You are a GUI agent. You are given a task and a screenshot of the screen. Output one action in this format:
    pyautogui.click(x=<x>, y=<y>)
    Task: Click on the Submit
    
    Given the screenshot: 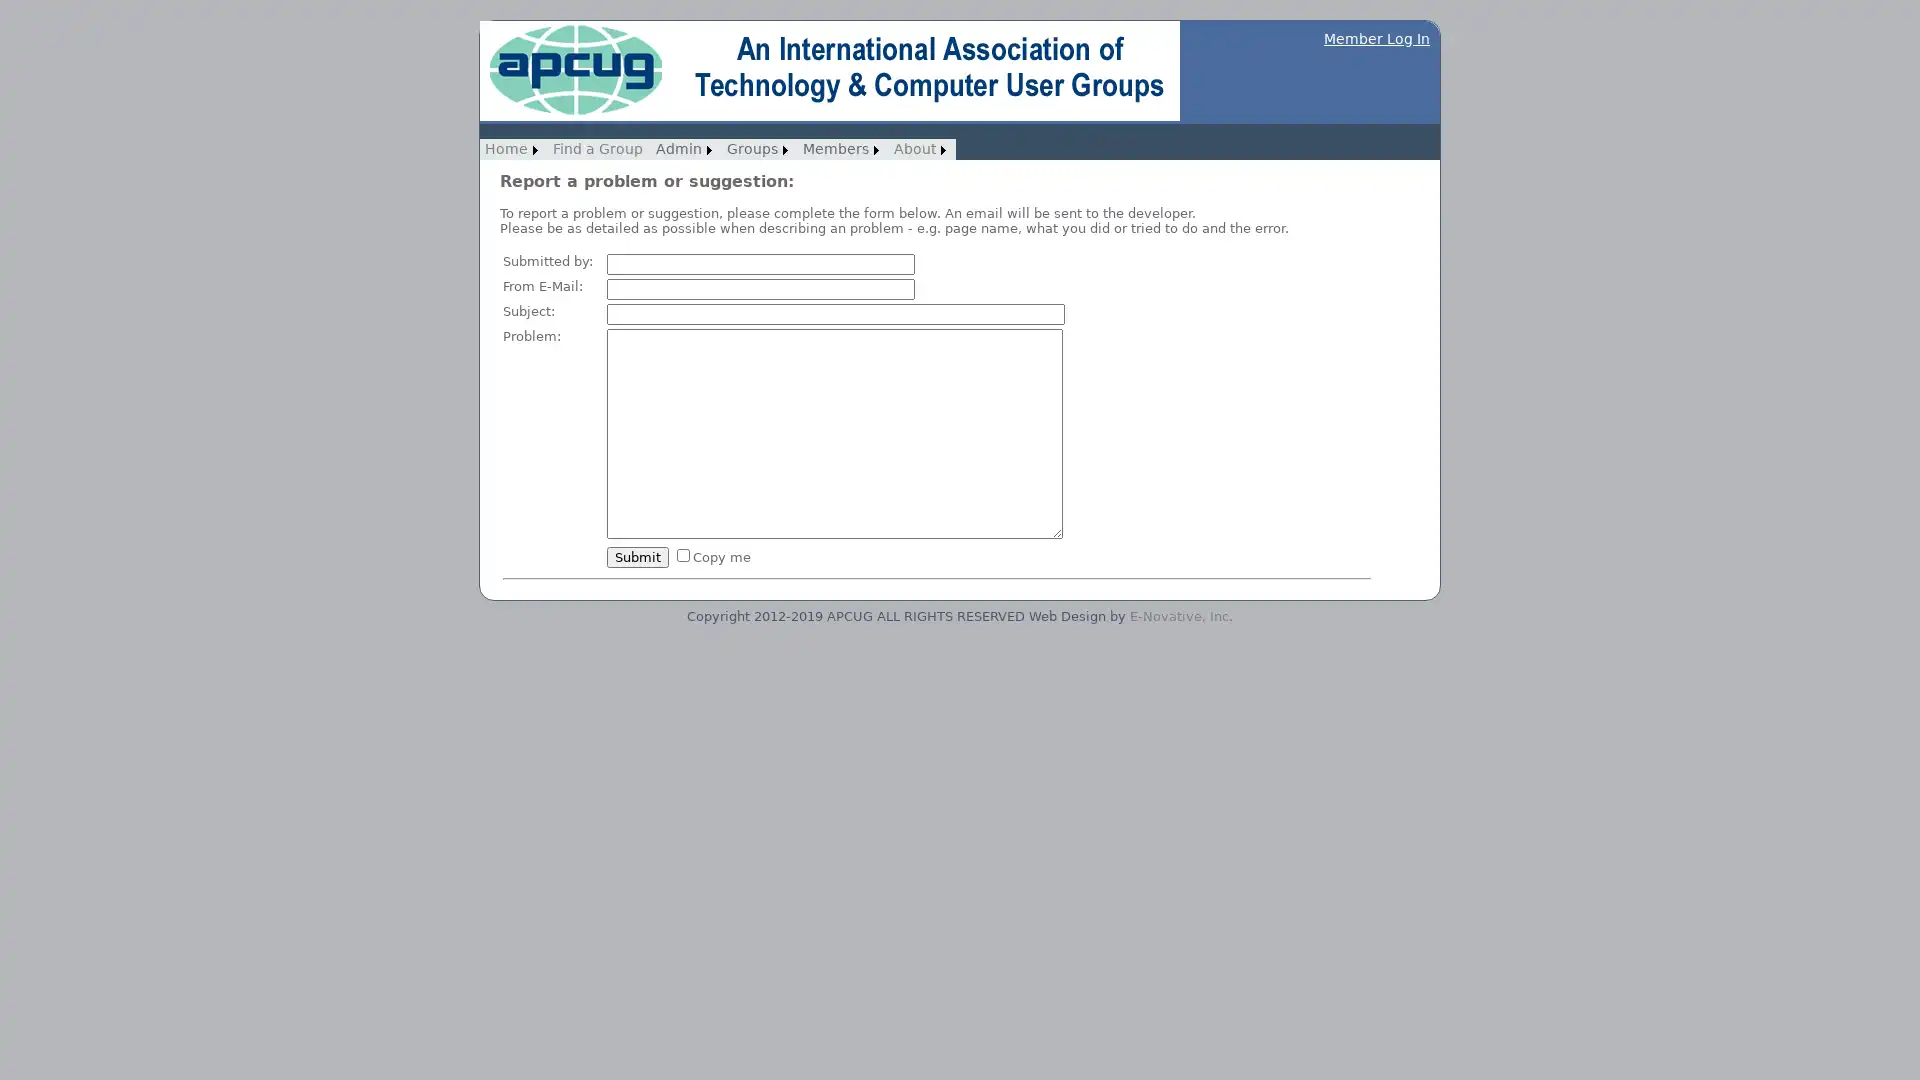 What is the action you would take?
    pyautogui.click(x=637, y=556)
    